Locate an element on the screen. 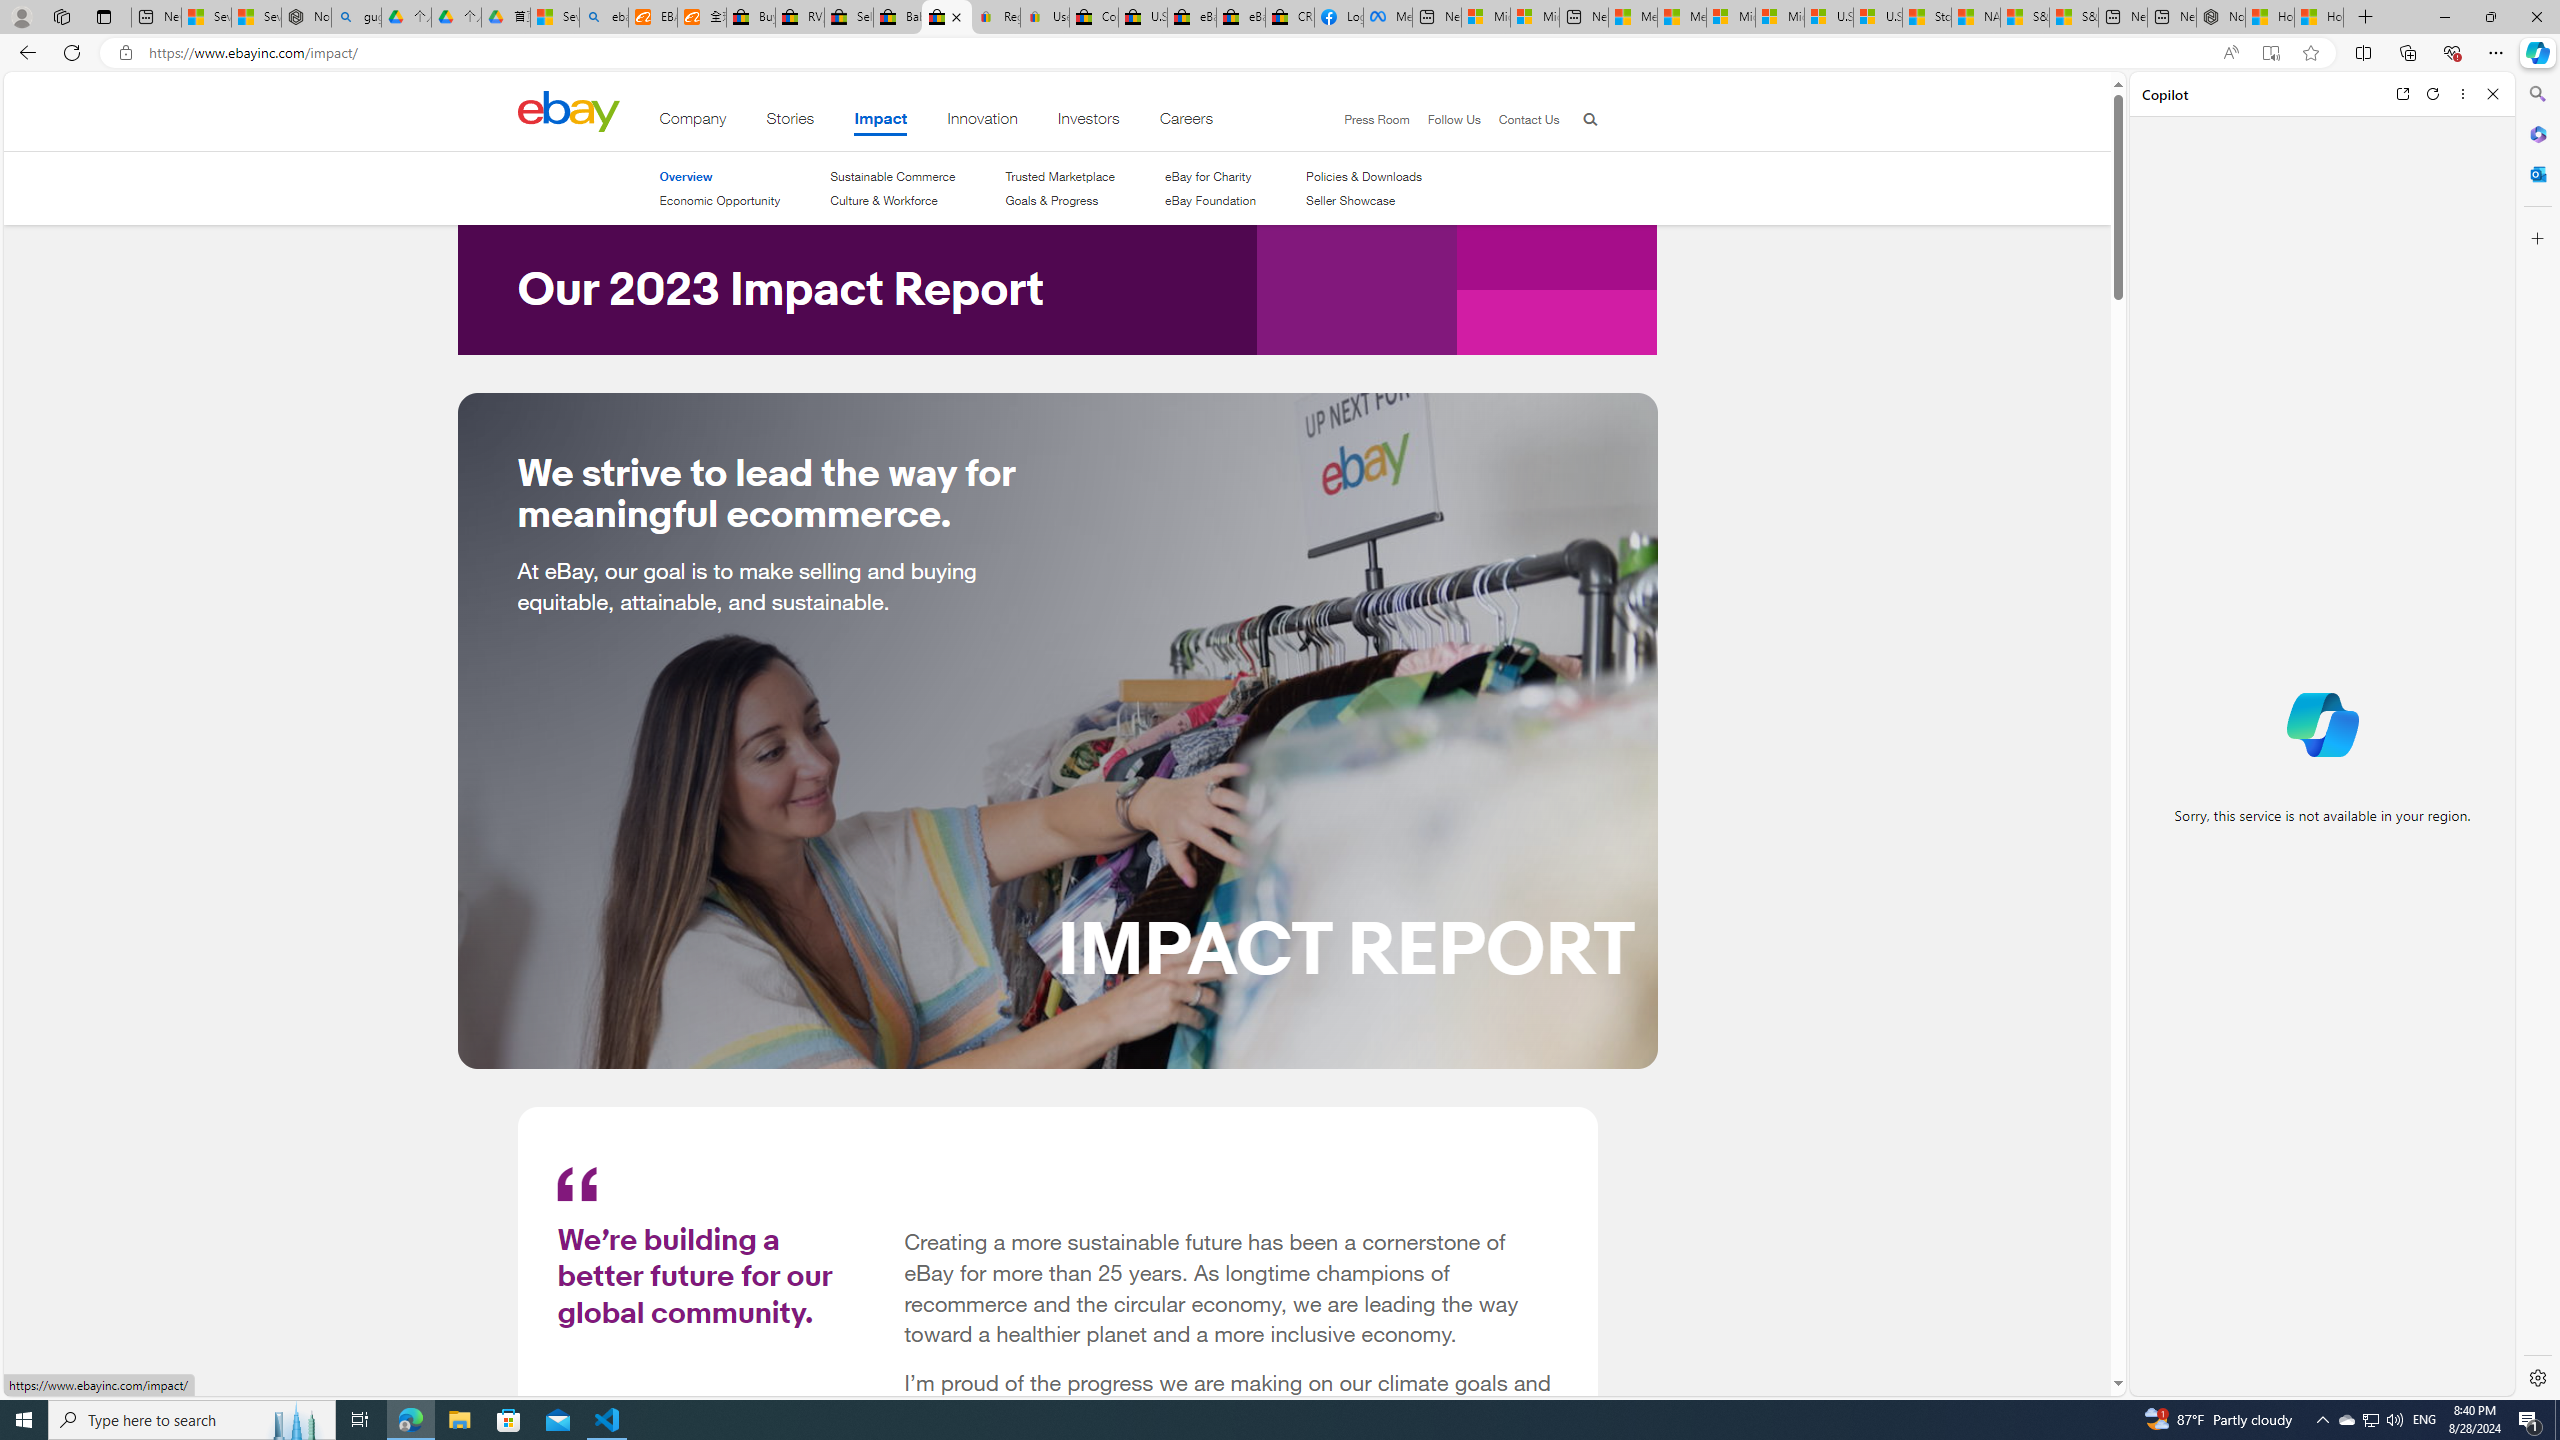 The image size is (2560, 1440). 'eBay for Charity' is located at coordinates (1210, 176).